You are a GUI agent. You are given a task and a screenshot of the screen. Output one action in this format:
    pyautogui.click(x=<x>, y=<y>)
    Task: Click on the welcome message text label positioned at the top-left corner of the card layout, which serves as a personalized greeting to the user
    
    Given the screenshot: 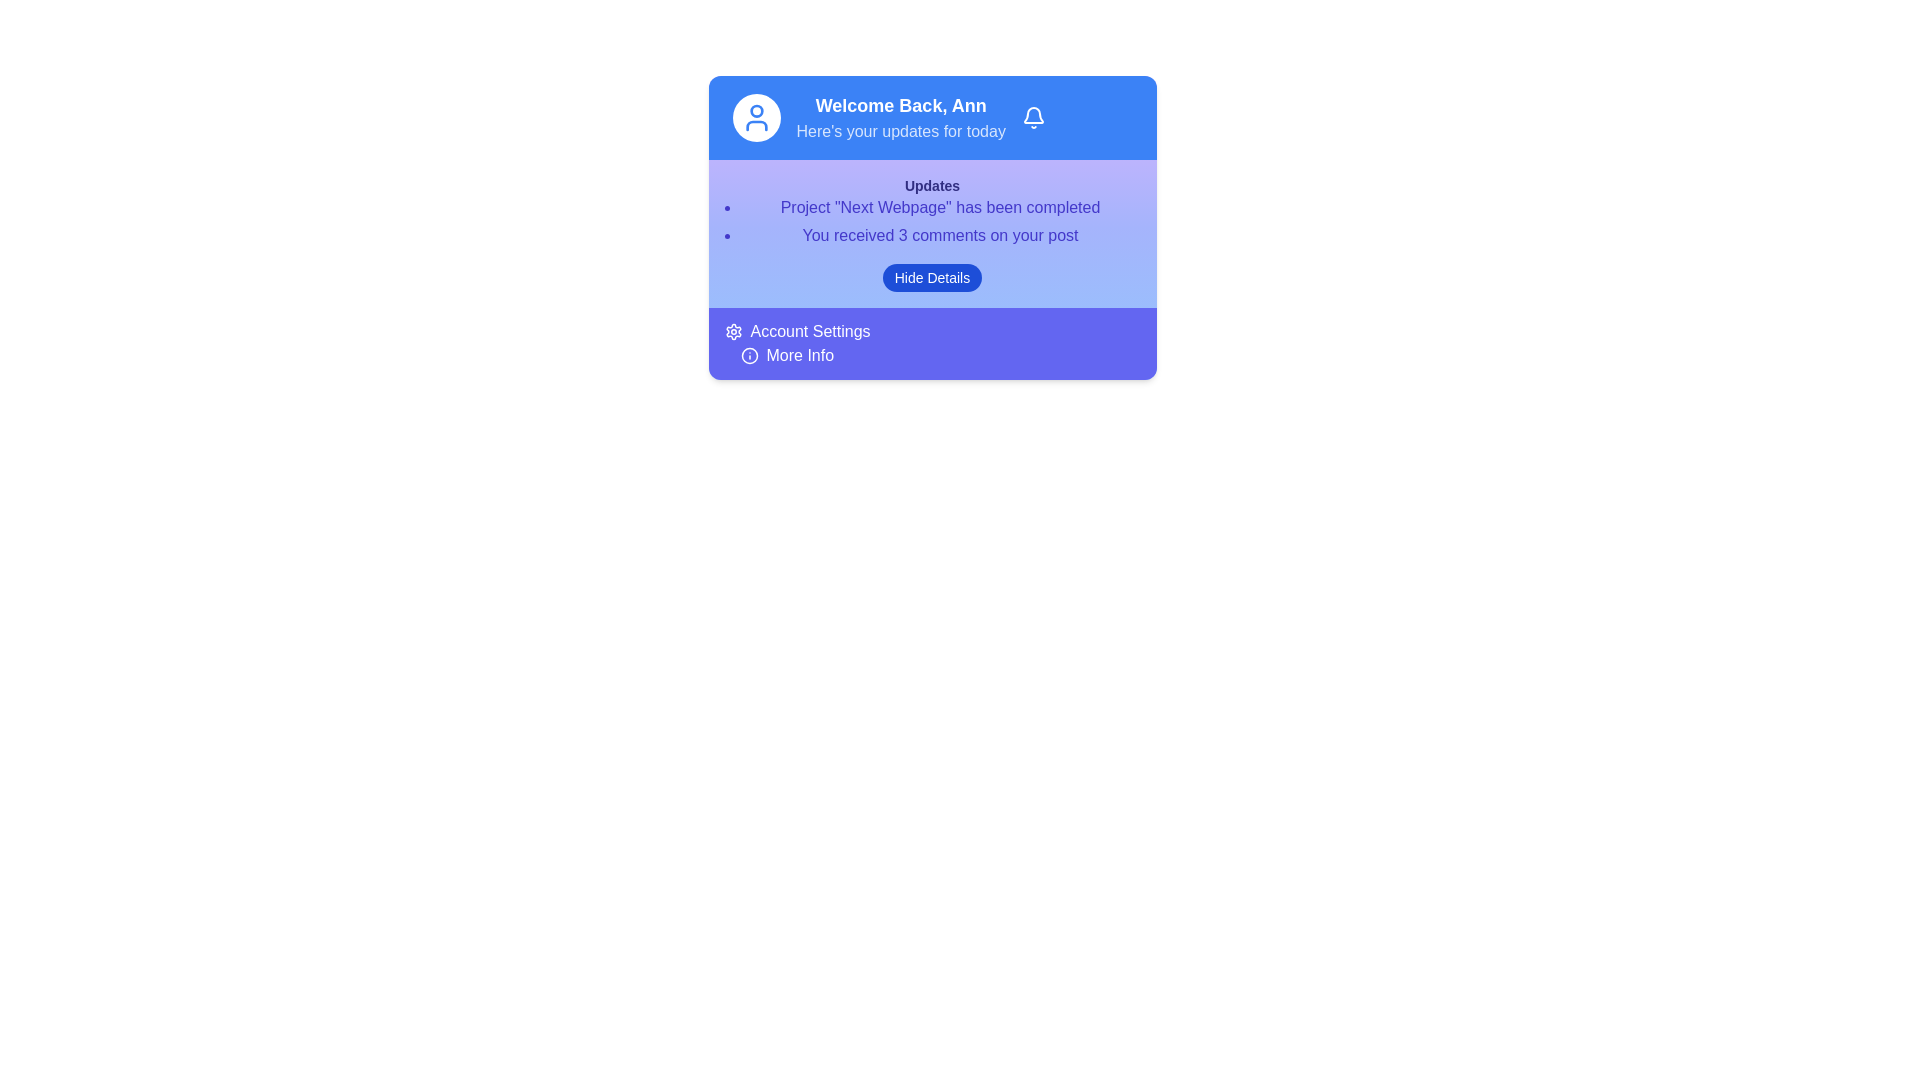 What is the action you would take?
    pyautogui.click(x=900, y=105)
    